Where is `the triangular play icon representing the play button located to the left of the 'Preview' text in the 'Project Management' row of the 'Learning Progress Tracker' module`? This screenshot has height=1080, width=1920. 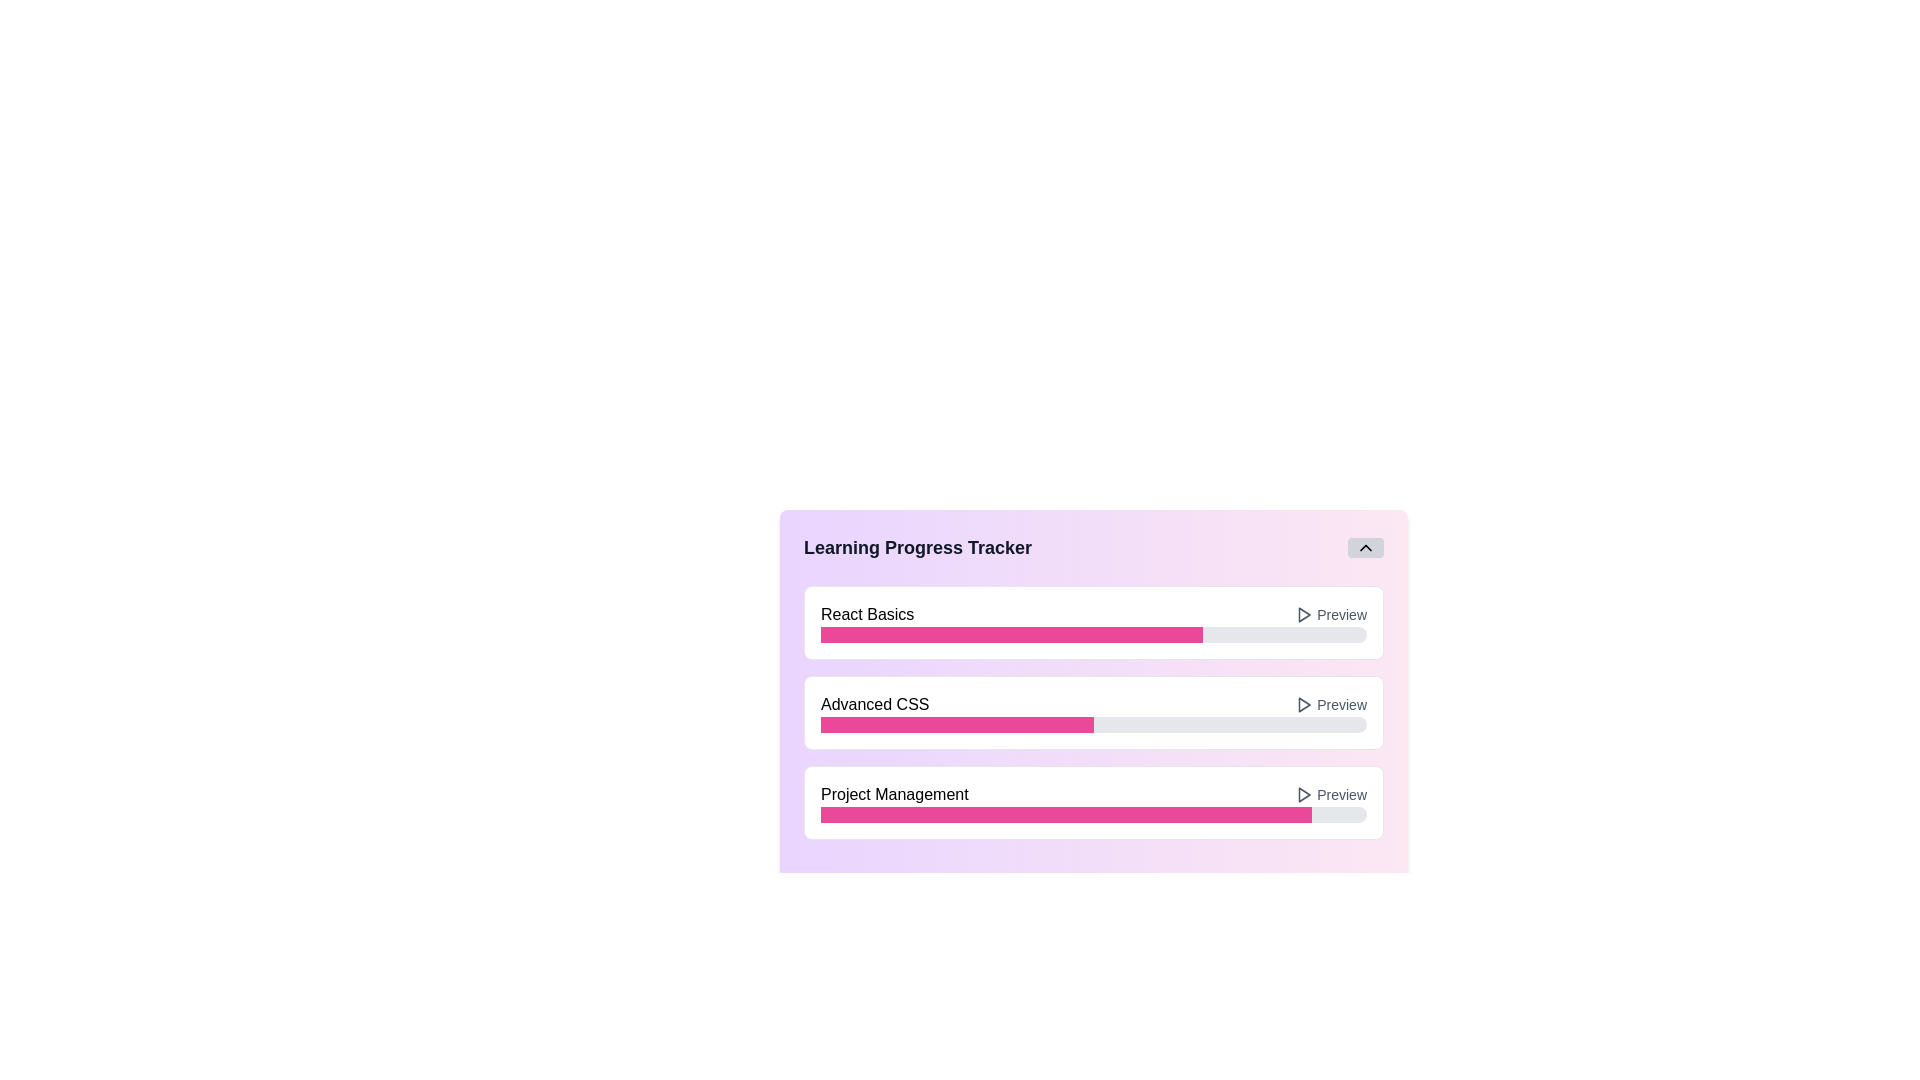
the triangular play icon representing the play button located to the left of the 'Preview' text in the 'Project Management' row of the 'Learning Progress Tracker' module is located at coordinates (1304, 793).